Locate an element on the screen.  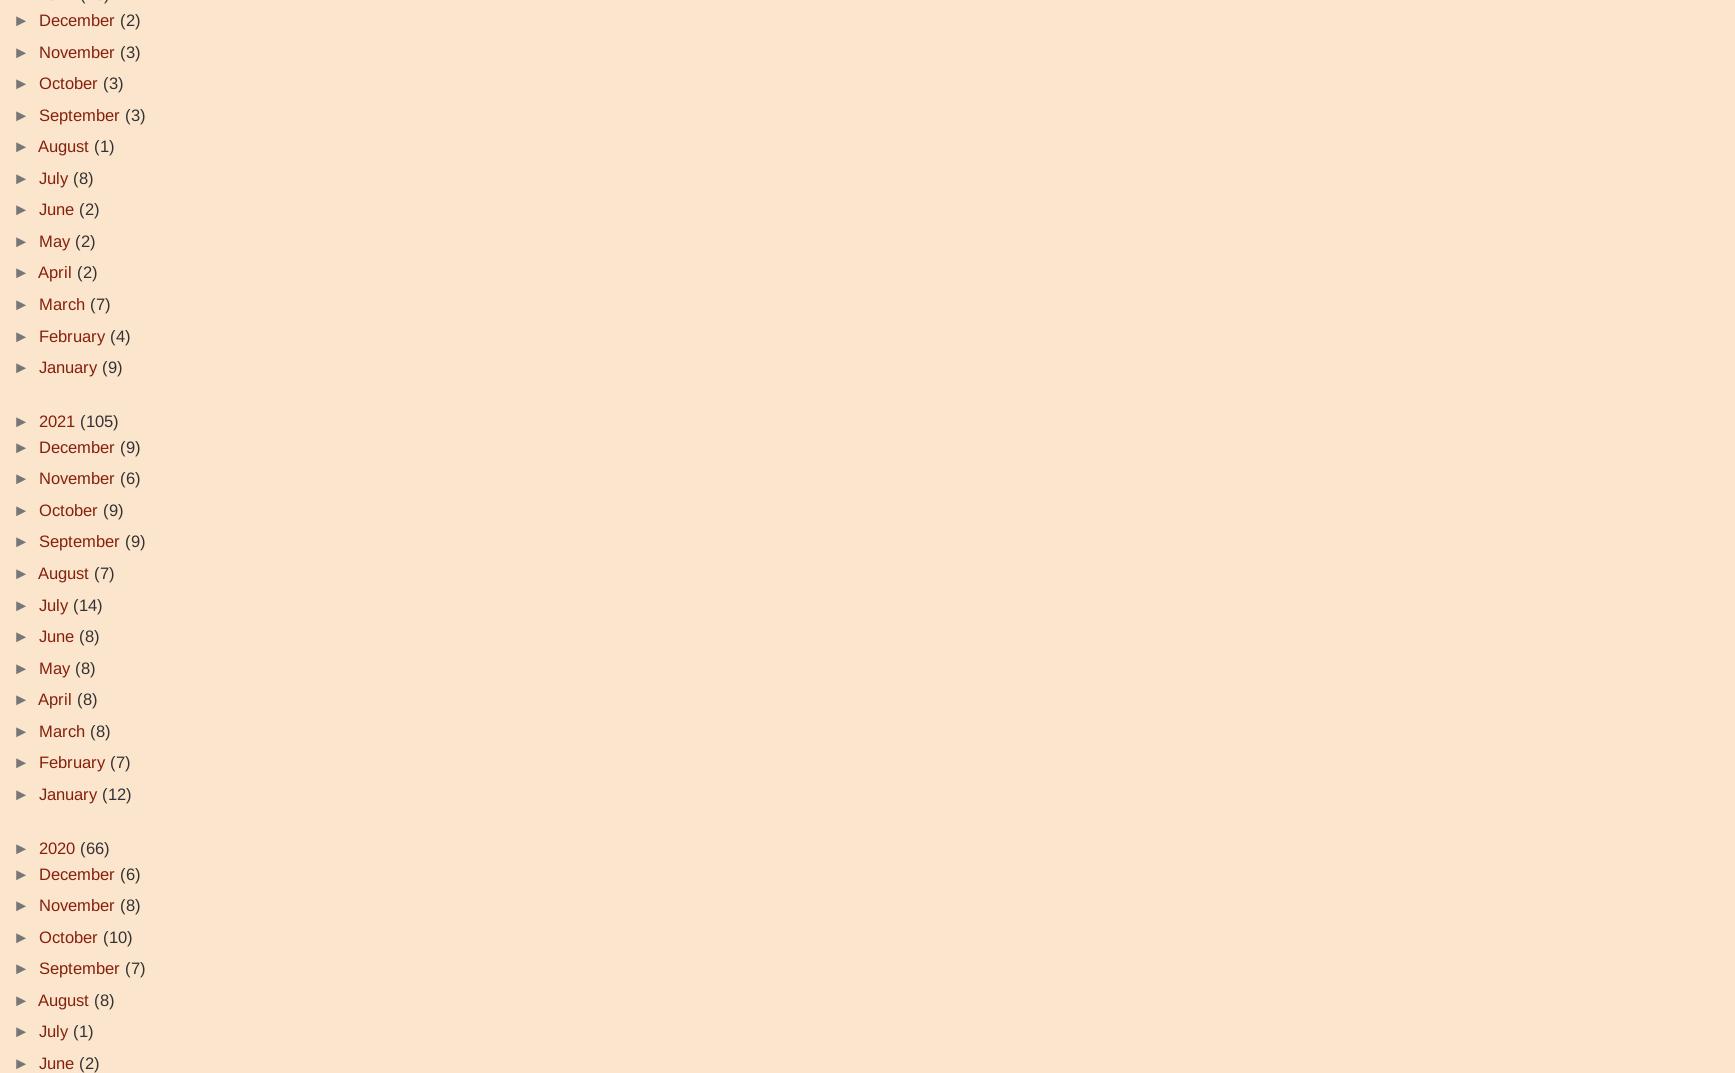
'2020' is located at coordinates (39, 846).